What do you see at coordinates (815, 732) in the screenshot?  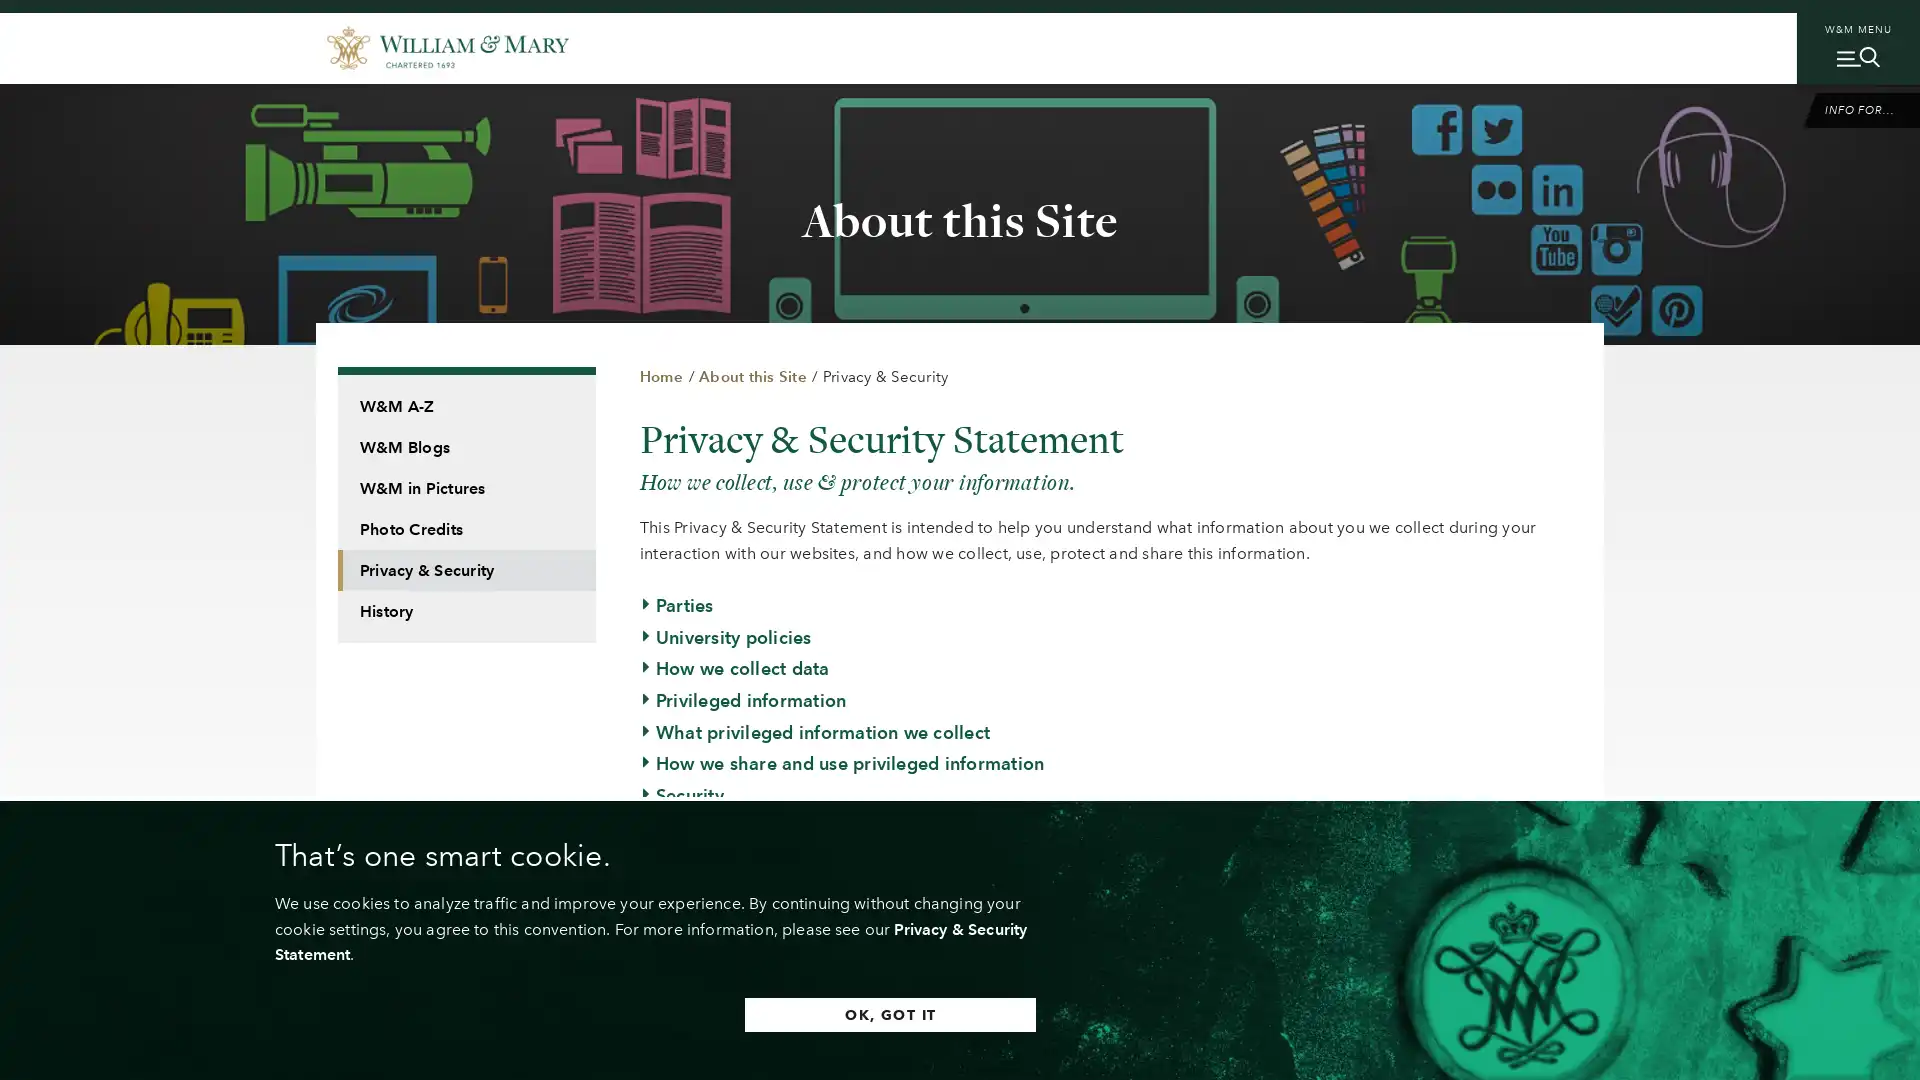 I see `What privileged information we collect` at bounding box center [815, 732].